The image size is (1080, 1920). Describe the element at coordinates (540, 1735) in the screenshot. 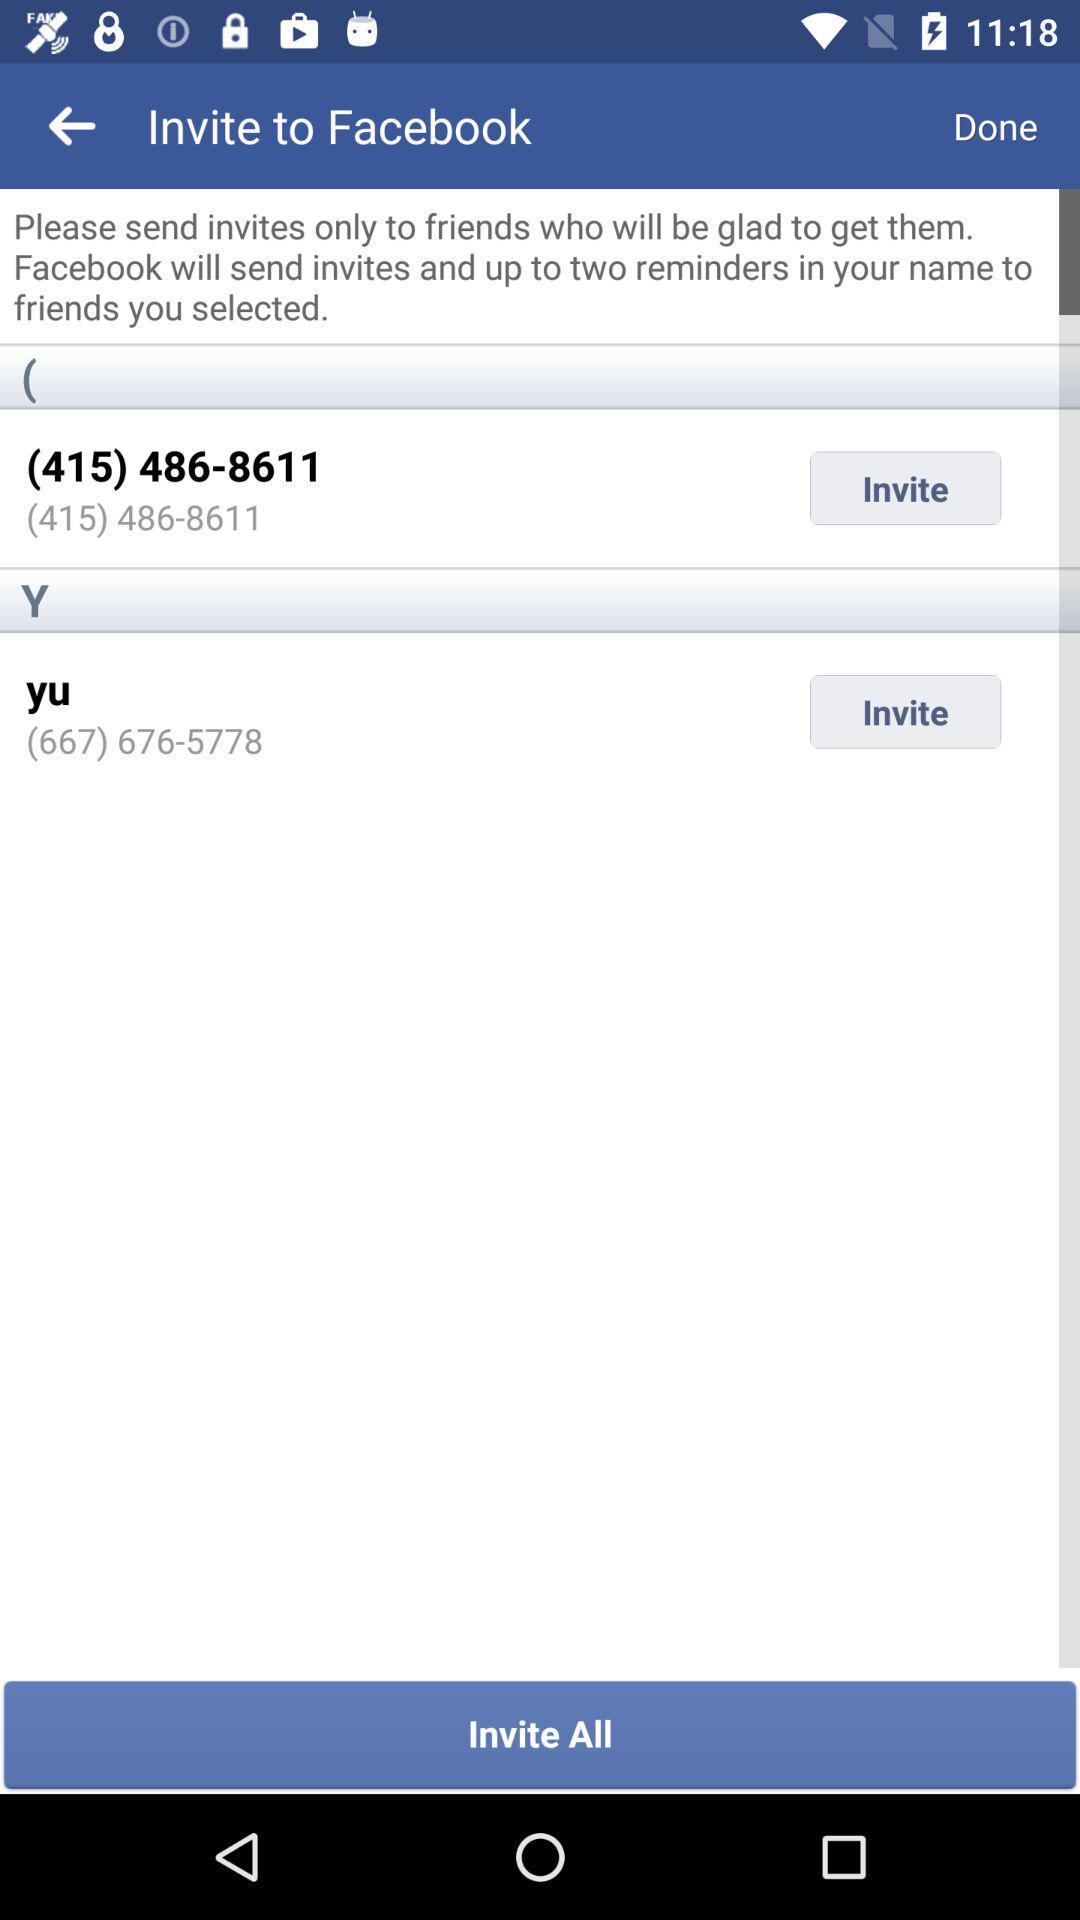

I see `the item below the (667) 676-5778 icon` at that location.